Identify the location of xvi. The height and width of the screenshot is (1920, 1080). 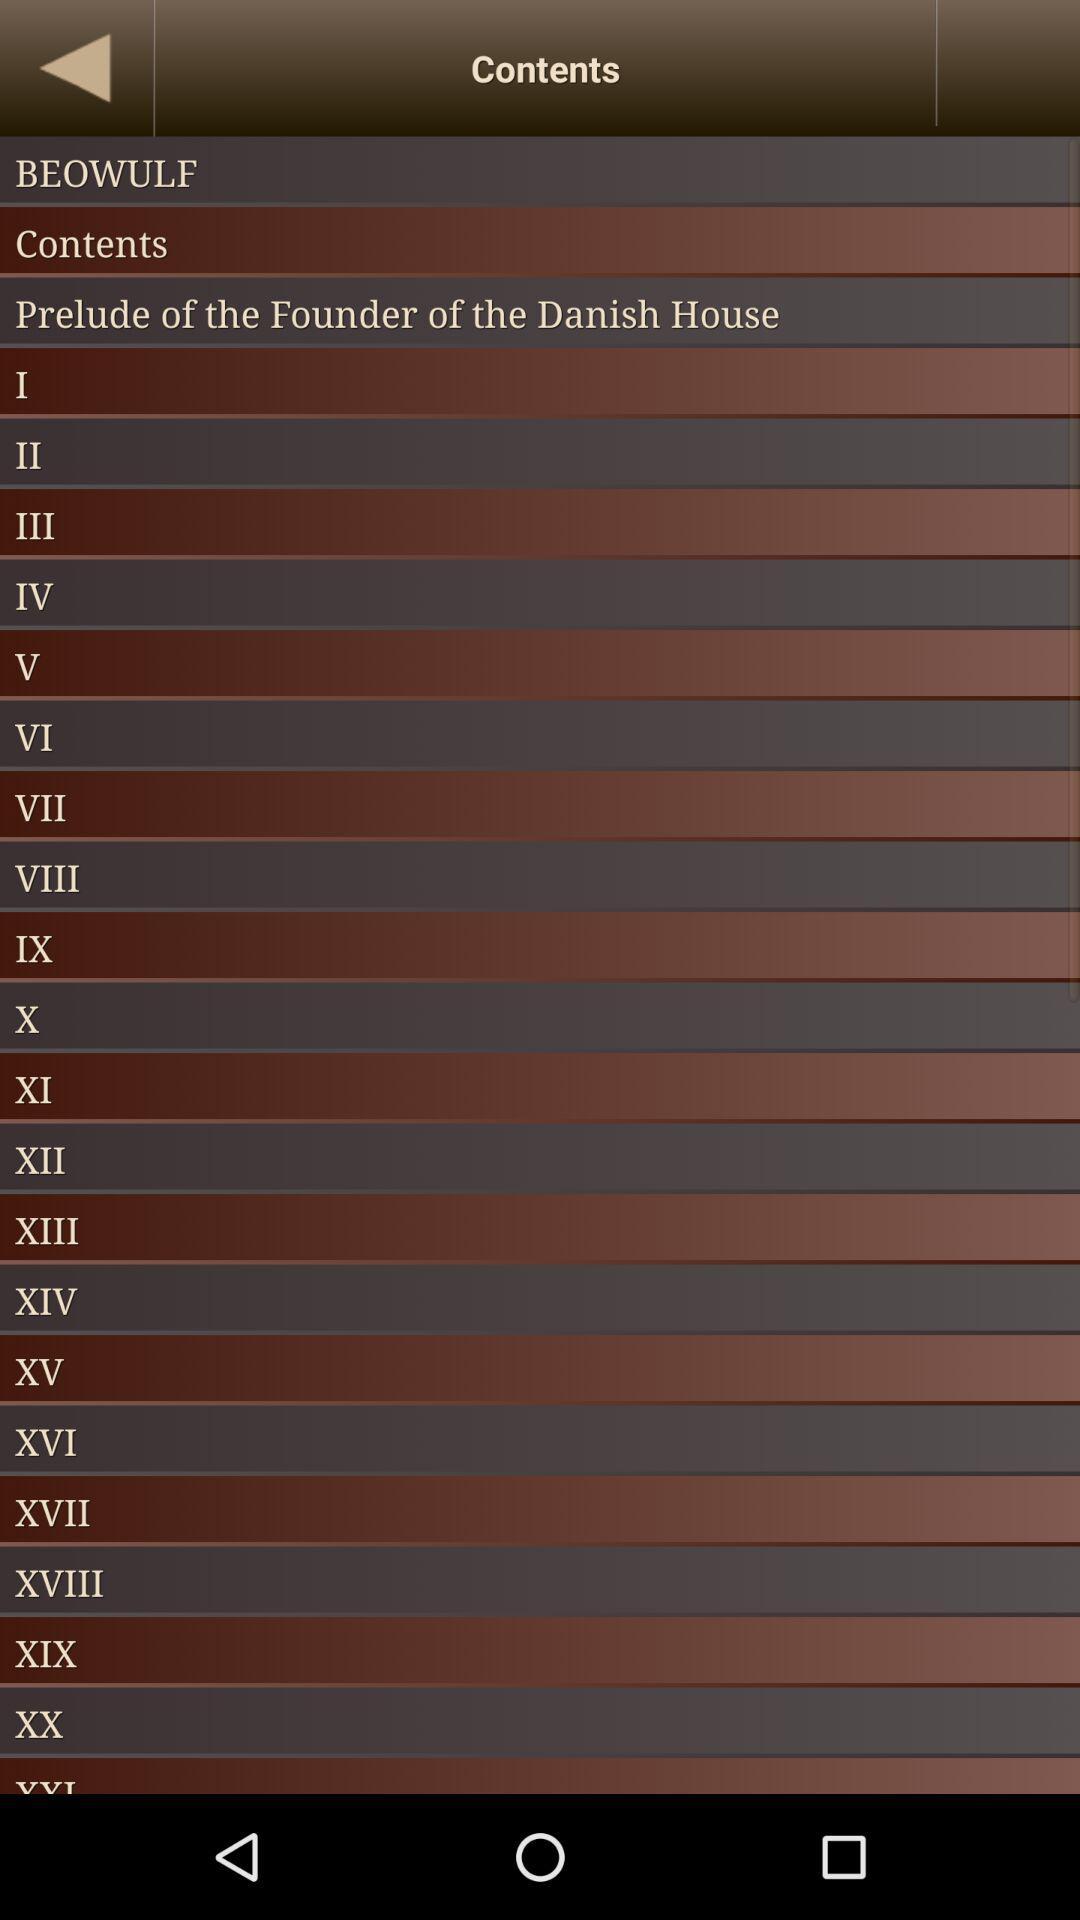
(540, 1441).